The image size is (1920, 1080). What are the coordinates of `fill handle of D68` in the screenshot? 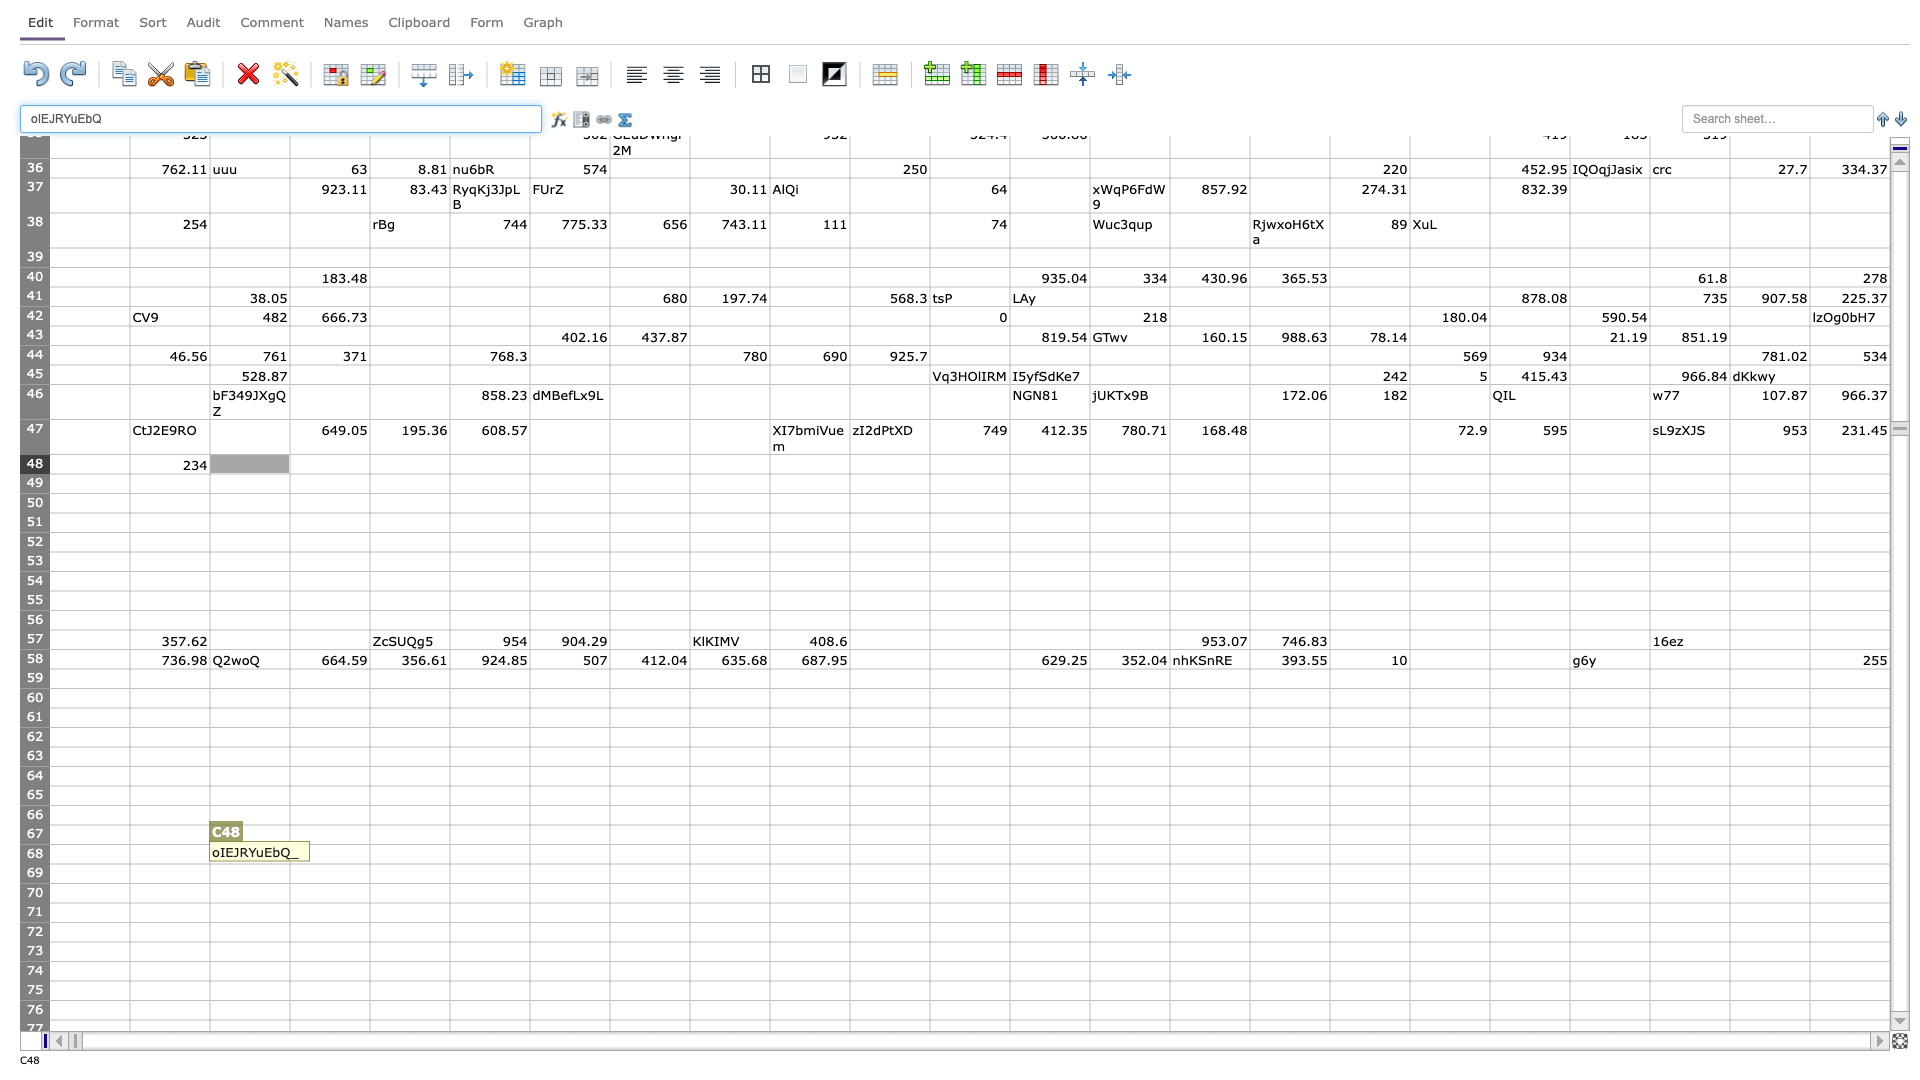 It's located at (369, 863).